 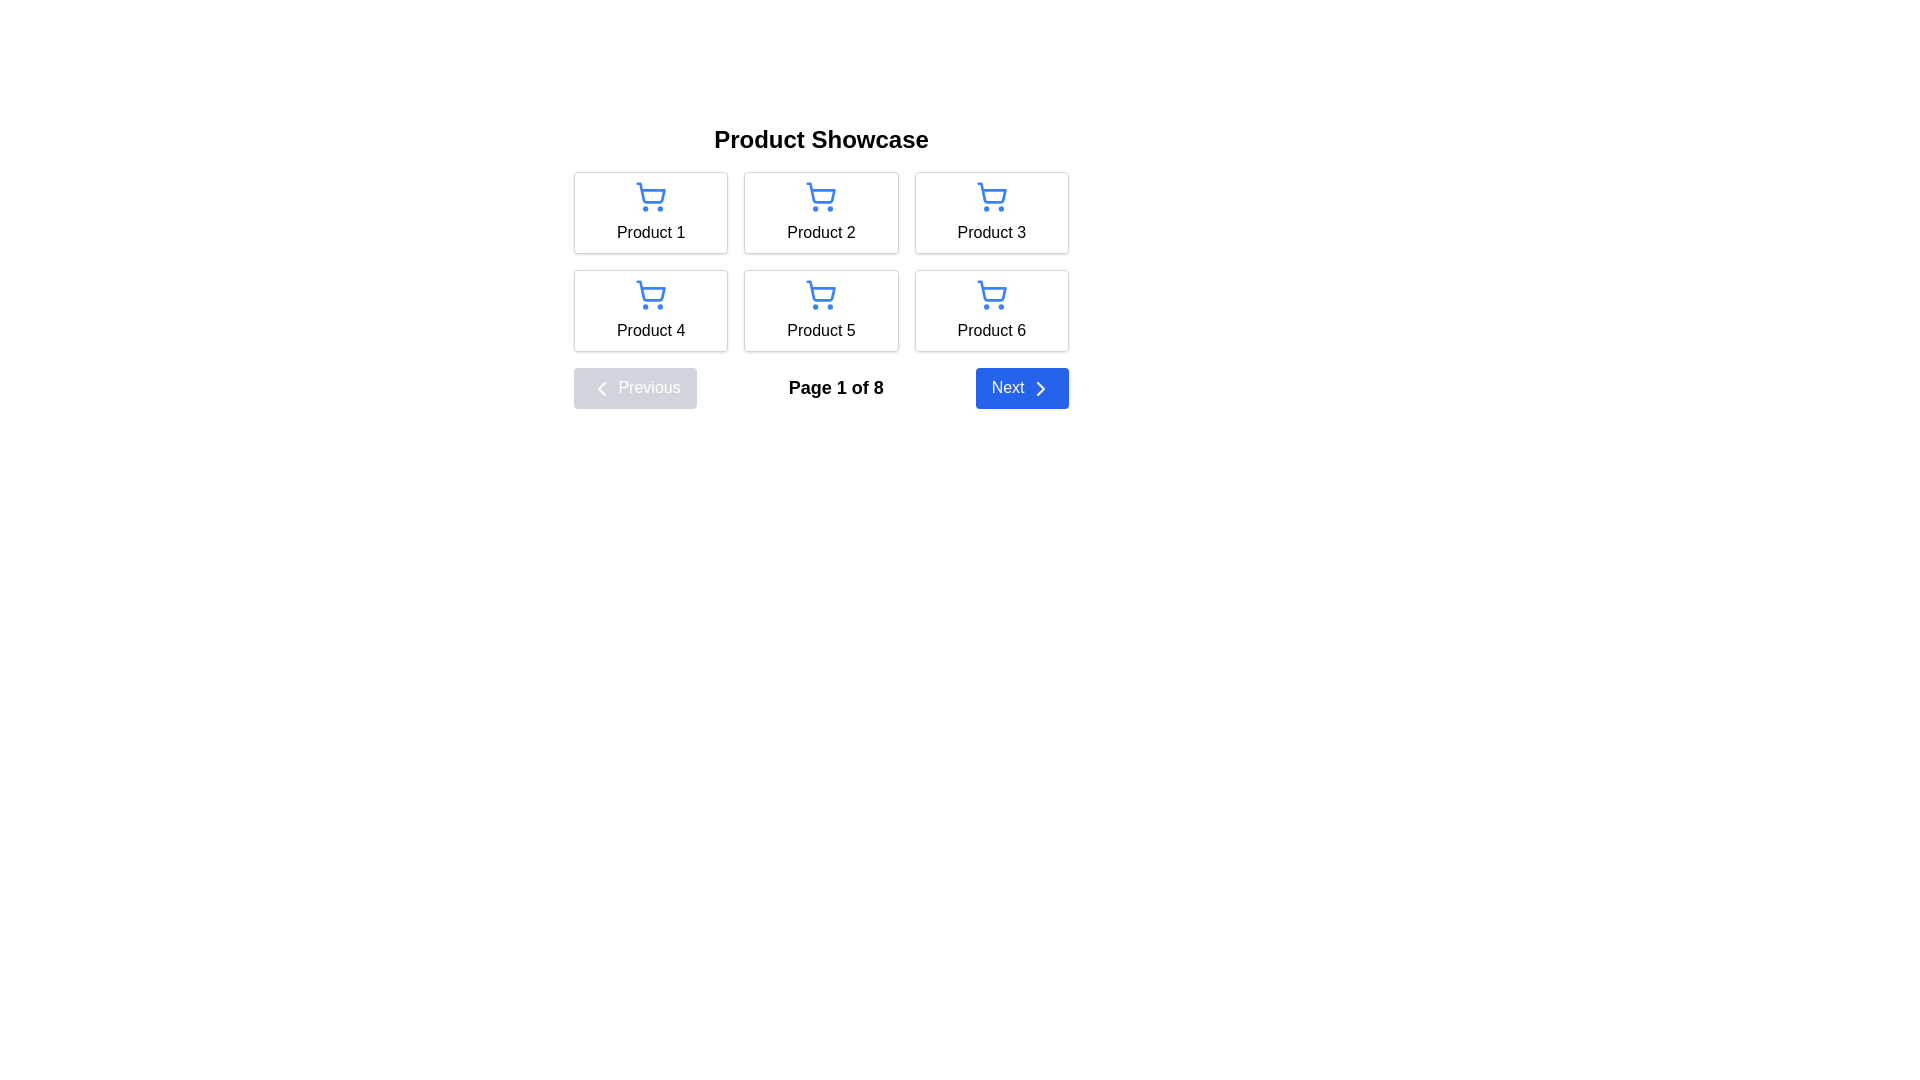 What do you see at coordinates (1022, 388) in the screenshot?
I see `the 'Next' button located at the bottom right corner of the navigational bar for accessibility purposes` at bounding box center [1022, 388].